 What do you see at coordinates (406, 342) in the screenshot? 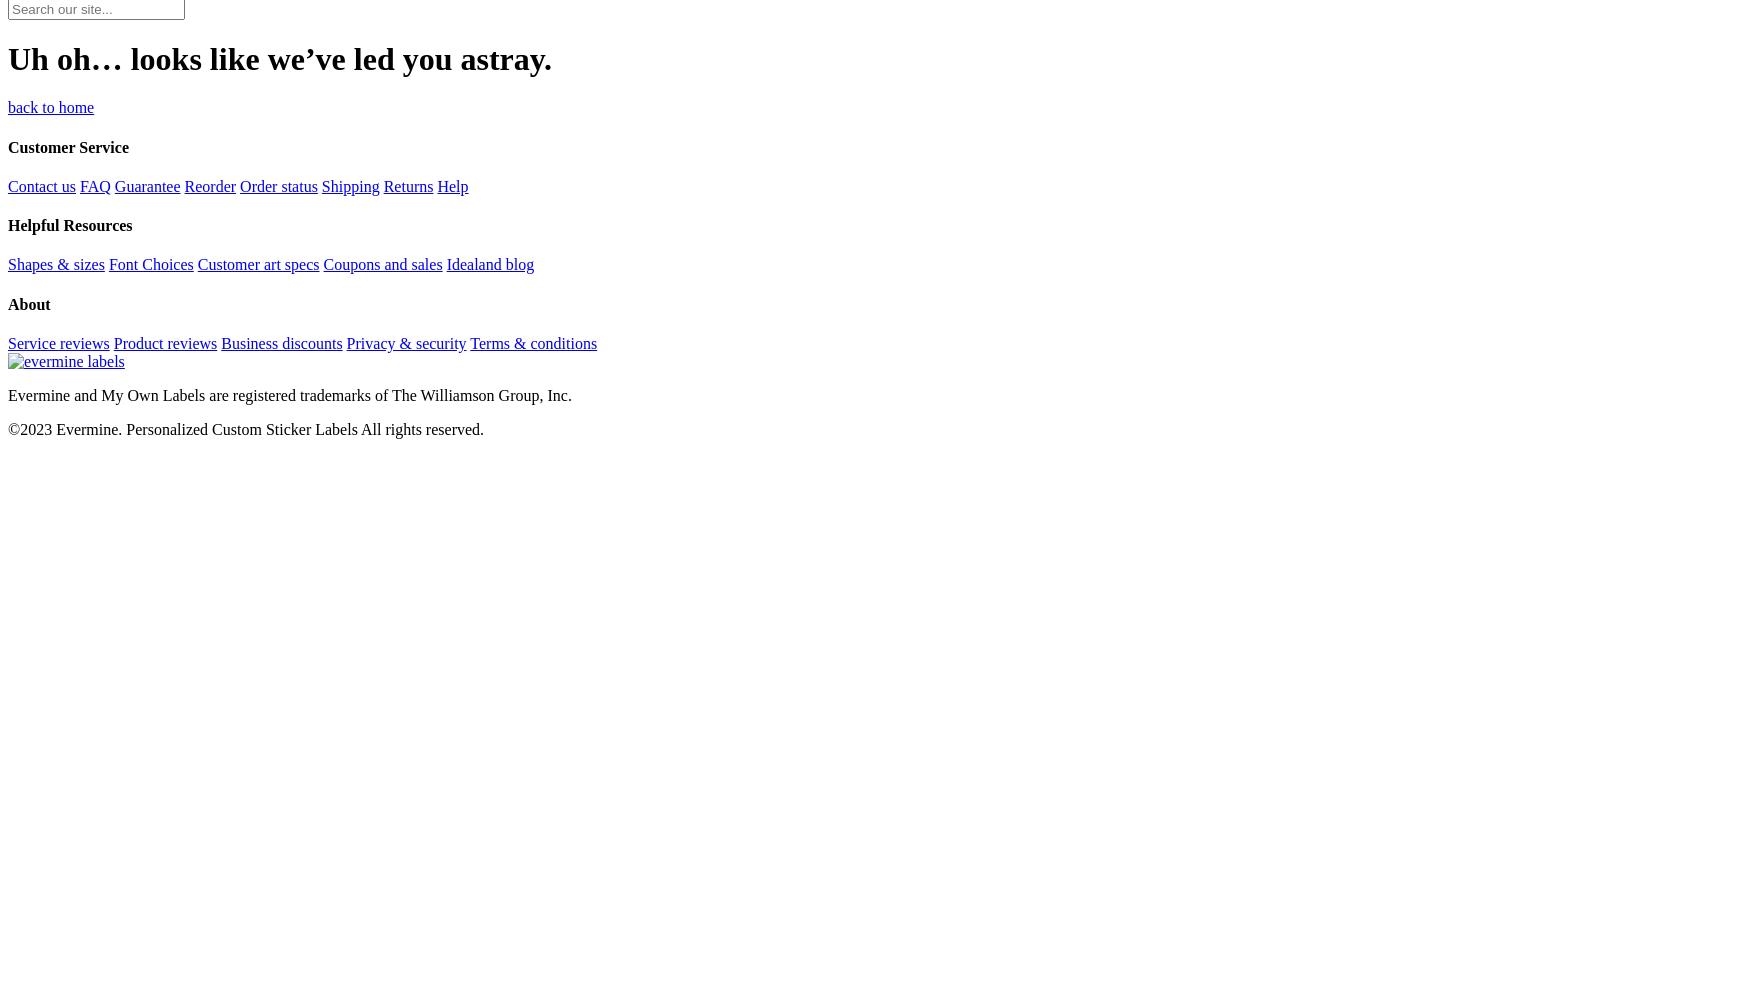
I see `'Privacy & security'` at bounding box center [406, 342].